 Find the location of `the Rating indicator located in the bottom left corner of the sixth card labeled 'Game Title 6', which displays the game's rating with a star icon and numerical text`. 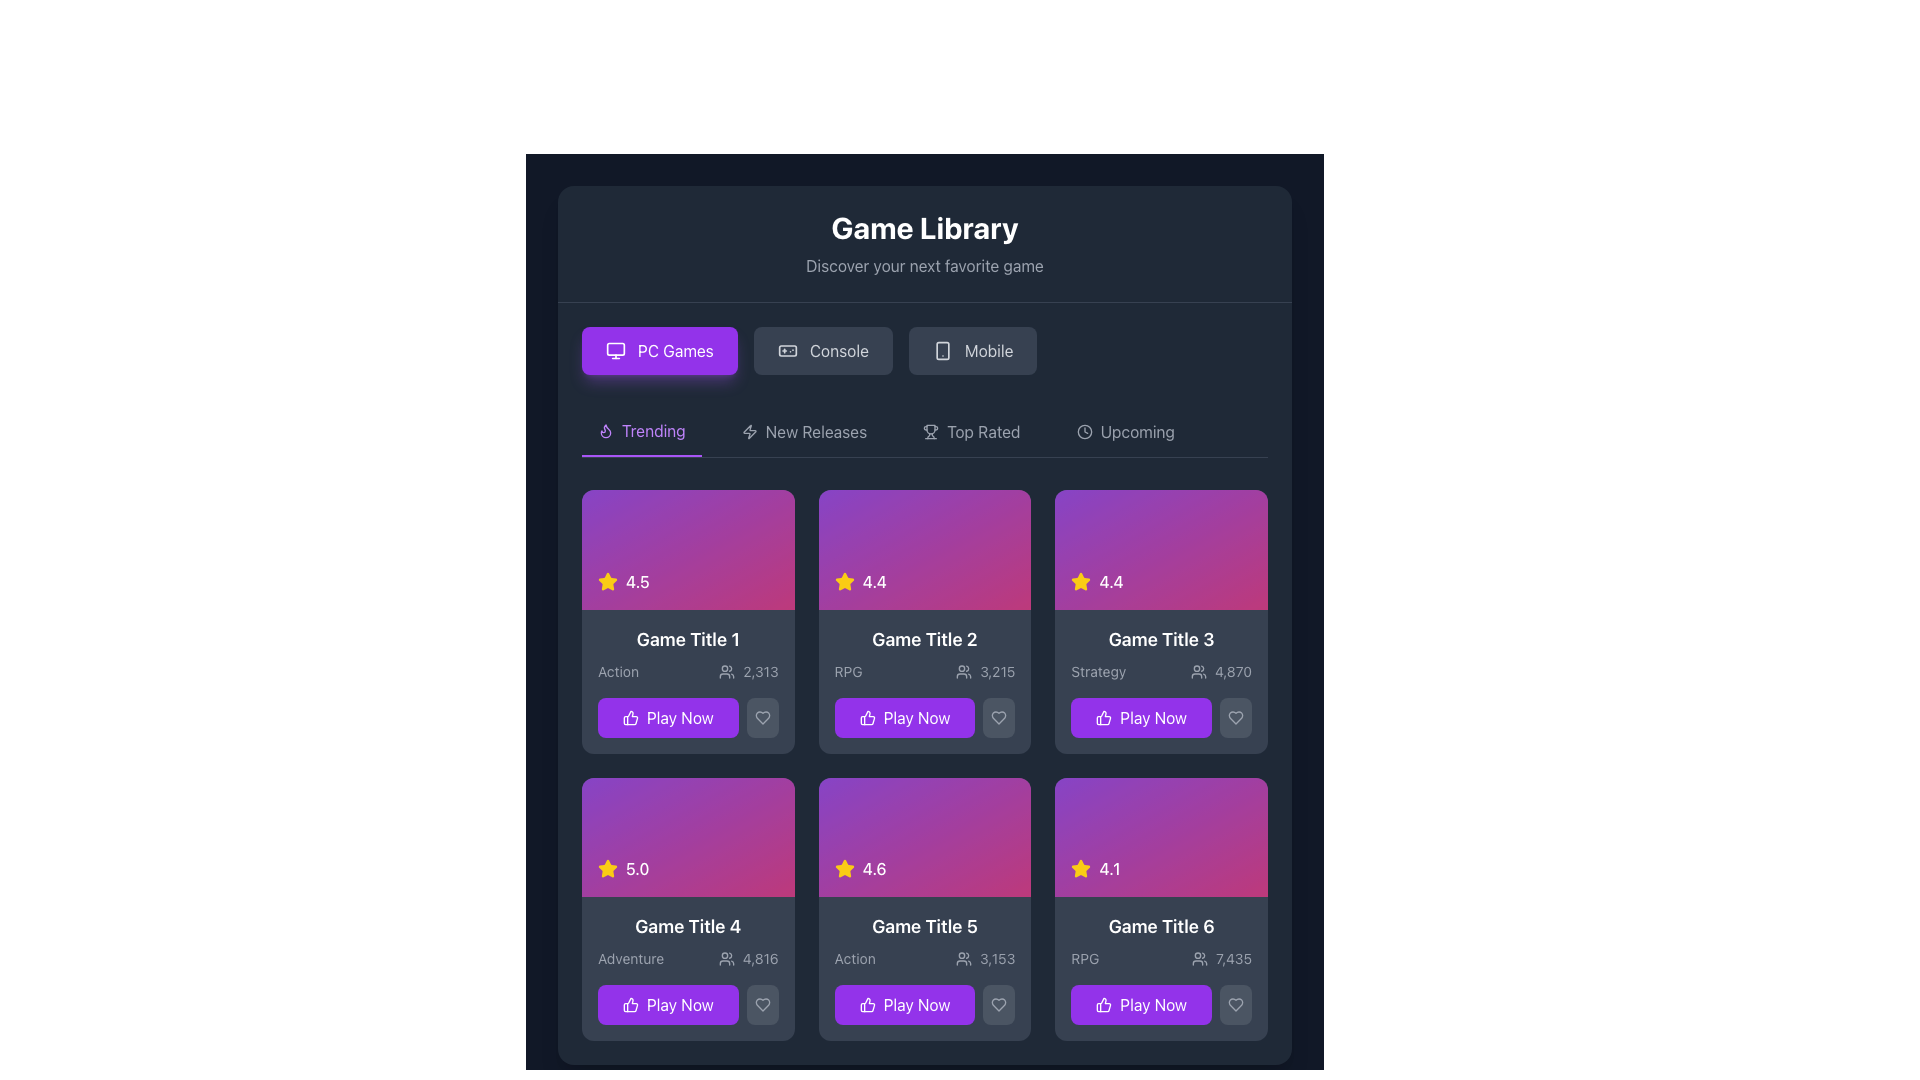

the Rating indicator located in the bottom left corner of the sixth card labeled 'Game Title 6', which displays the game's rating with a star icon and numerical text is located at coordinates (1094, 868).